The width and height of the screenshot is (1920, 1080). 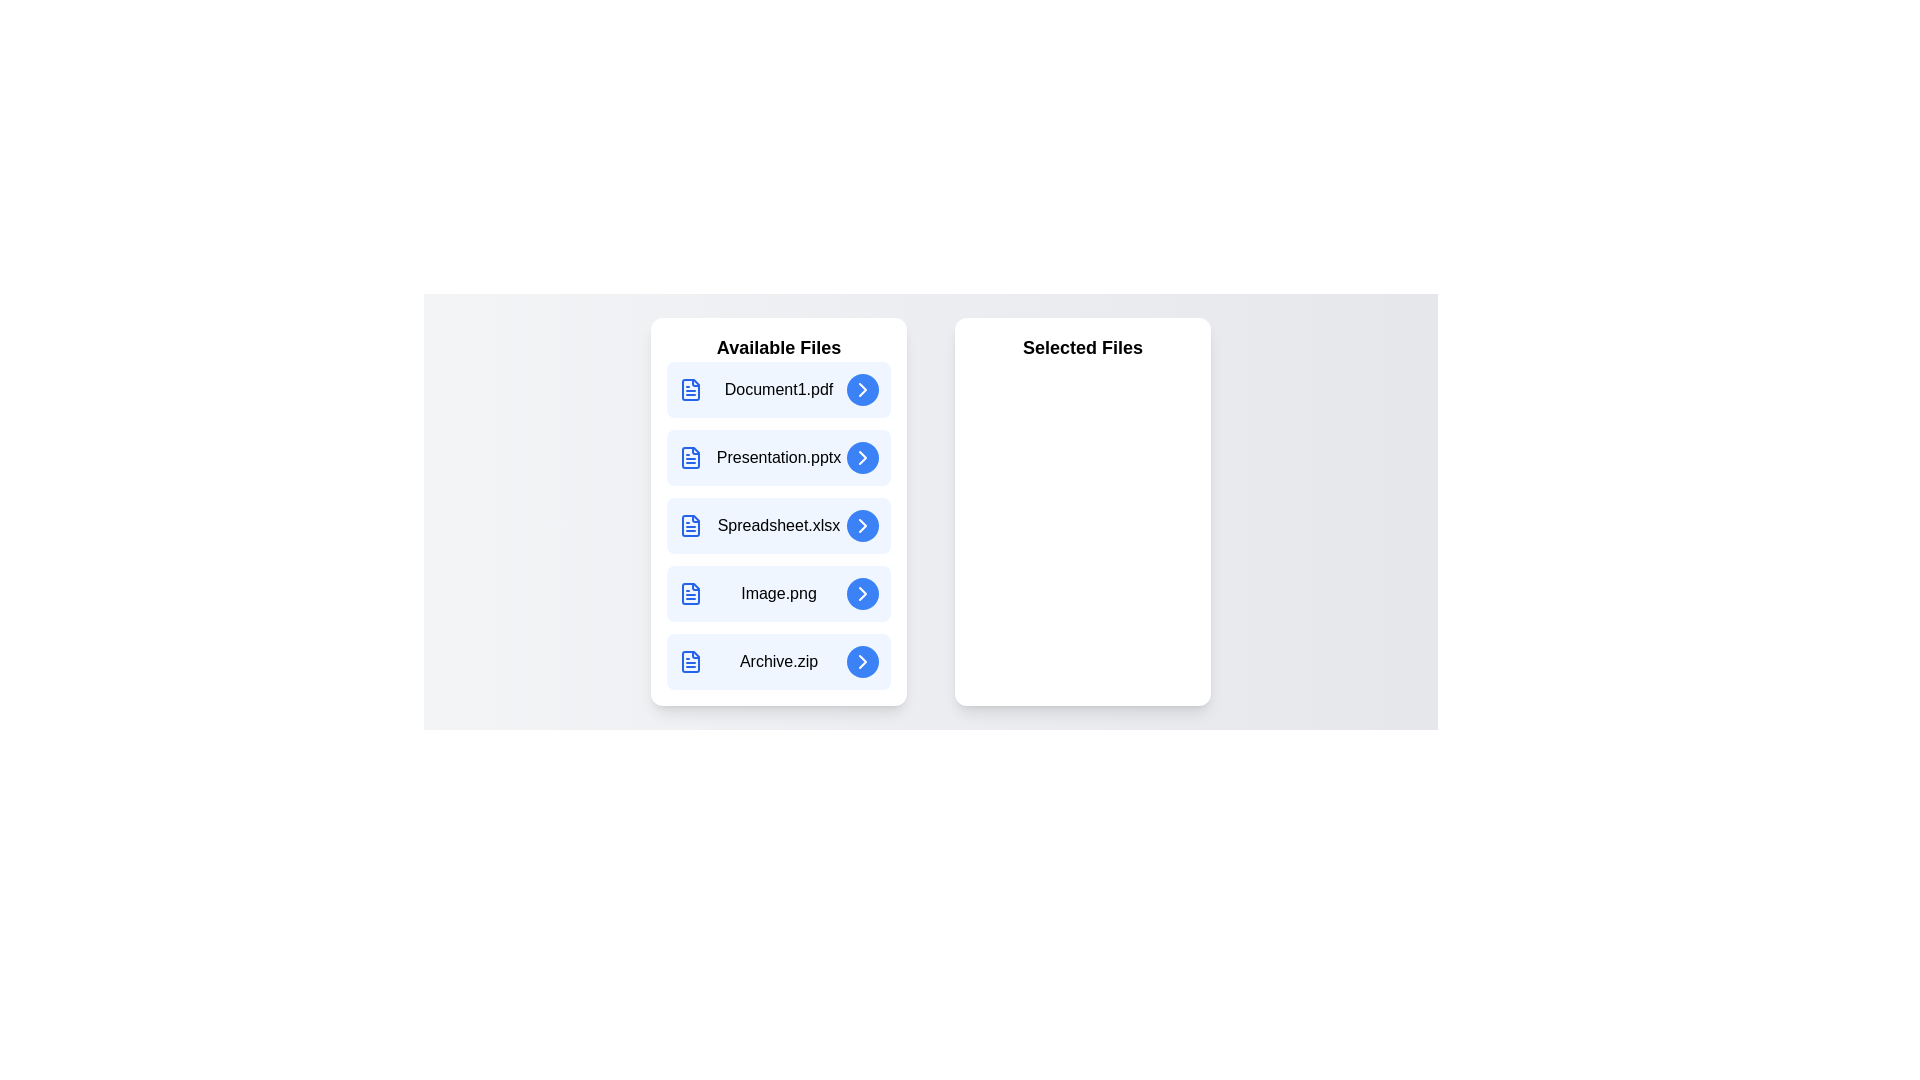 I want to click on right arrow button next to the file Spreadsheet.xlsx in the 'Available Files' list to assign it to the 'Selected Files' list, so click(x=863, y=524).